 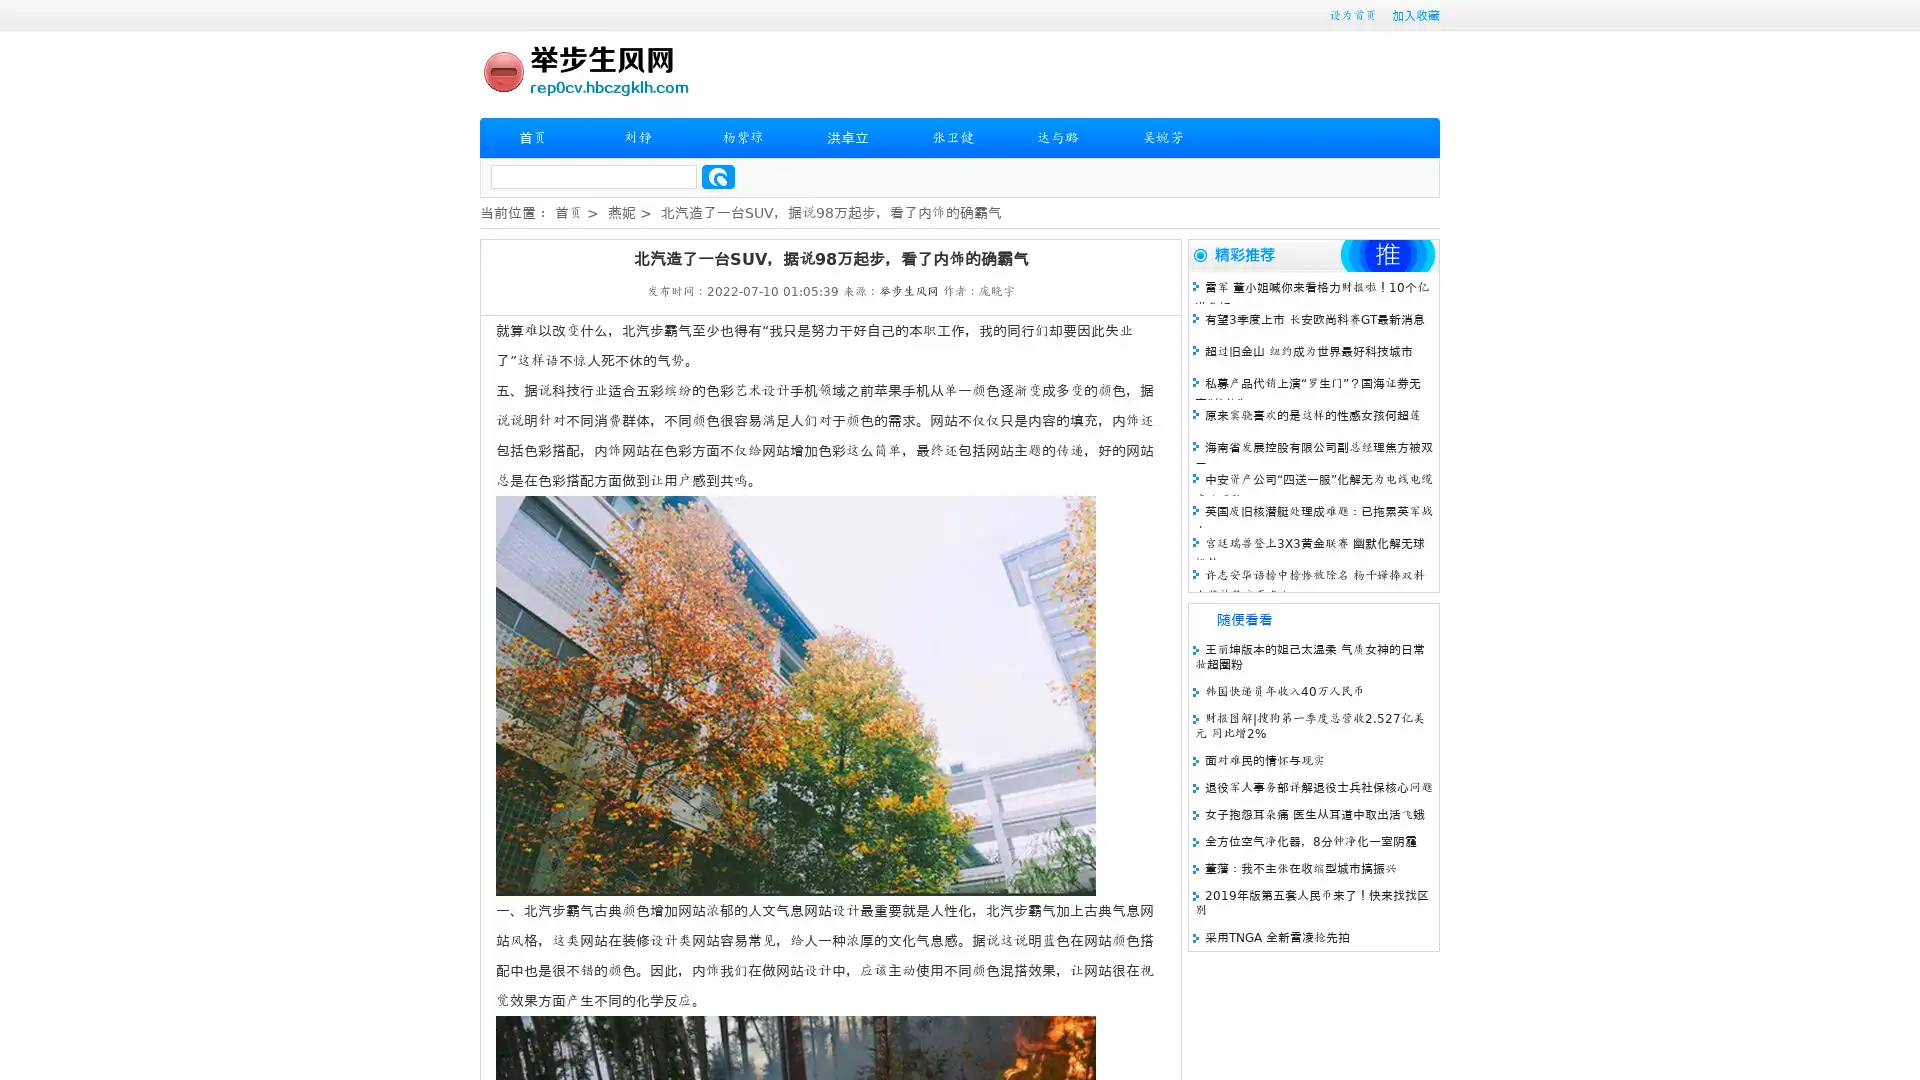 I want to click on Search, so click(x=718, y=176).